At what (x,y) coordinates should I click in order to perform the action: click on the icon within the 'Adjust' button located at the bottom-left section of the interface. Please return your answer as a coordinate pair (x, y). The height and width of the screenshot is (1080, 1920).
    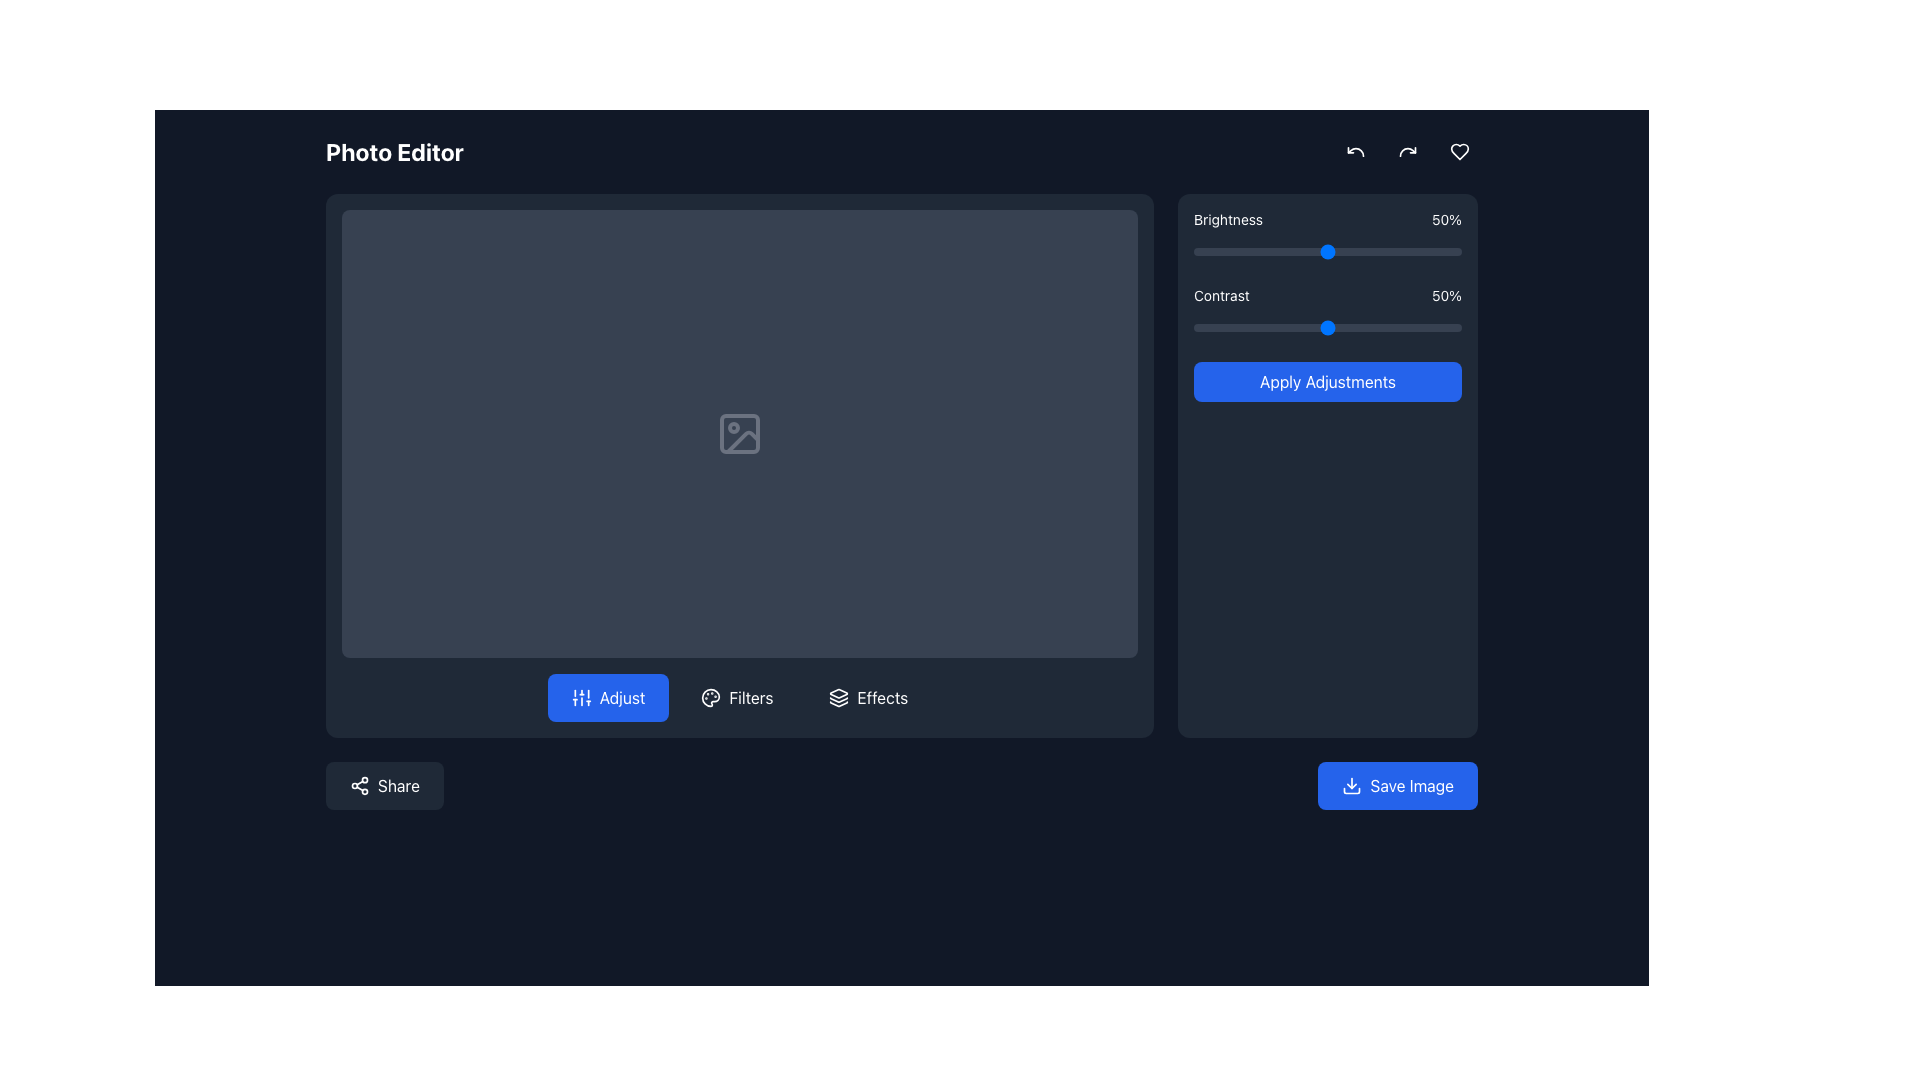
    Looking at the image, I should click on (580, 696).